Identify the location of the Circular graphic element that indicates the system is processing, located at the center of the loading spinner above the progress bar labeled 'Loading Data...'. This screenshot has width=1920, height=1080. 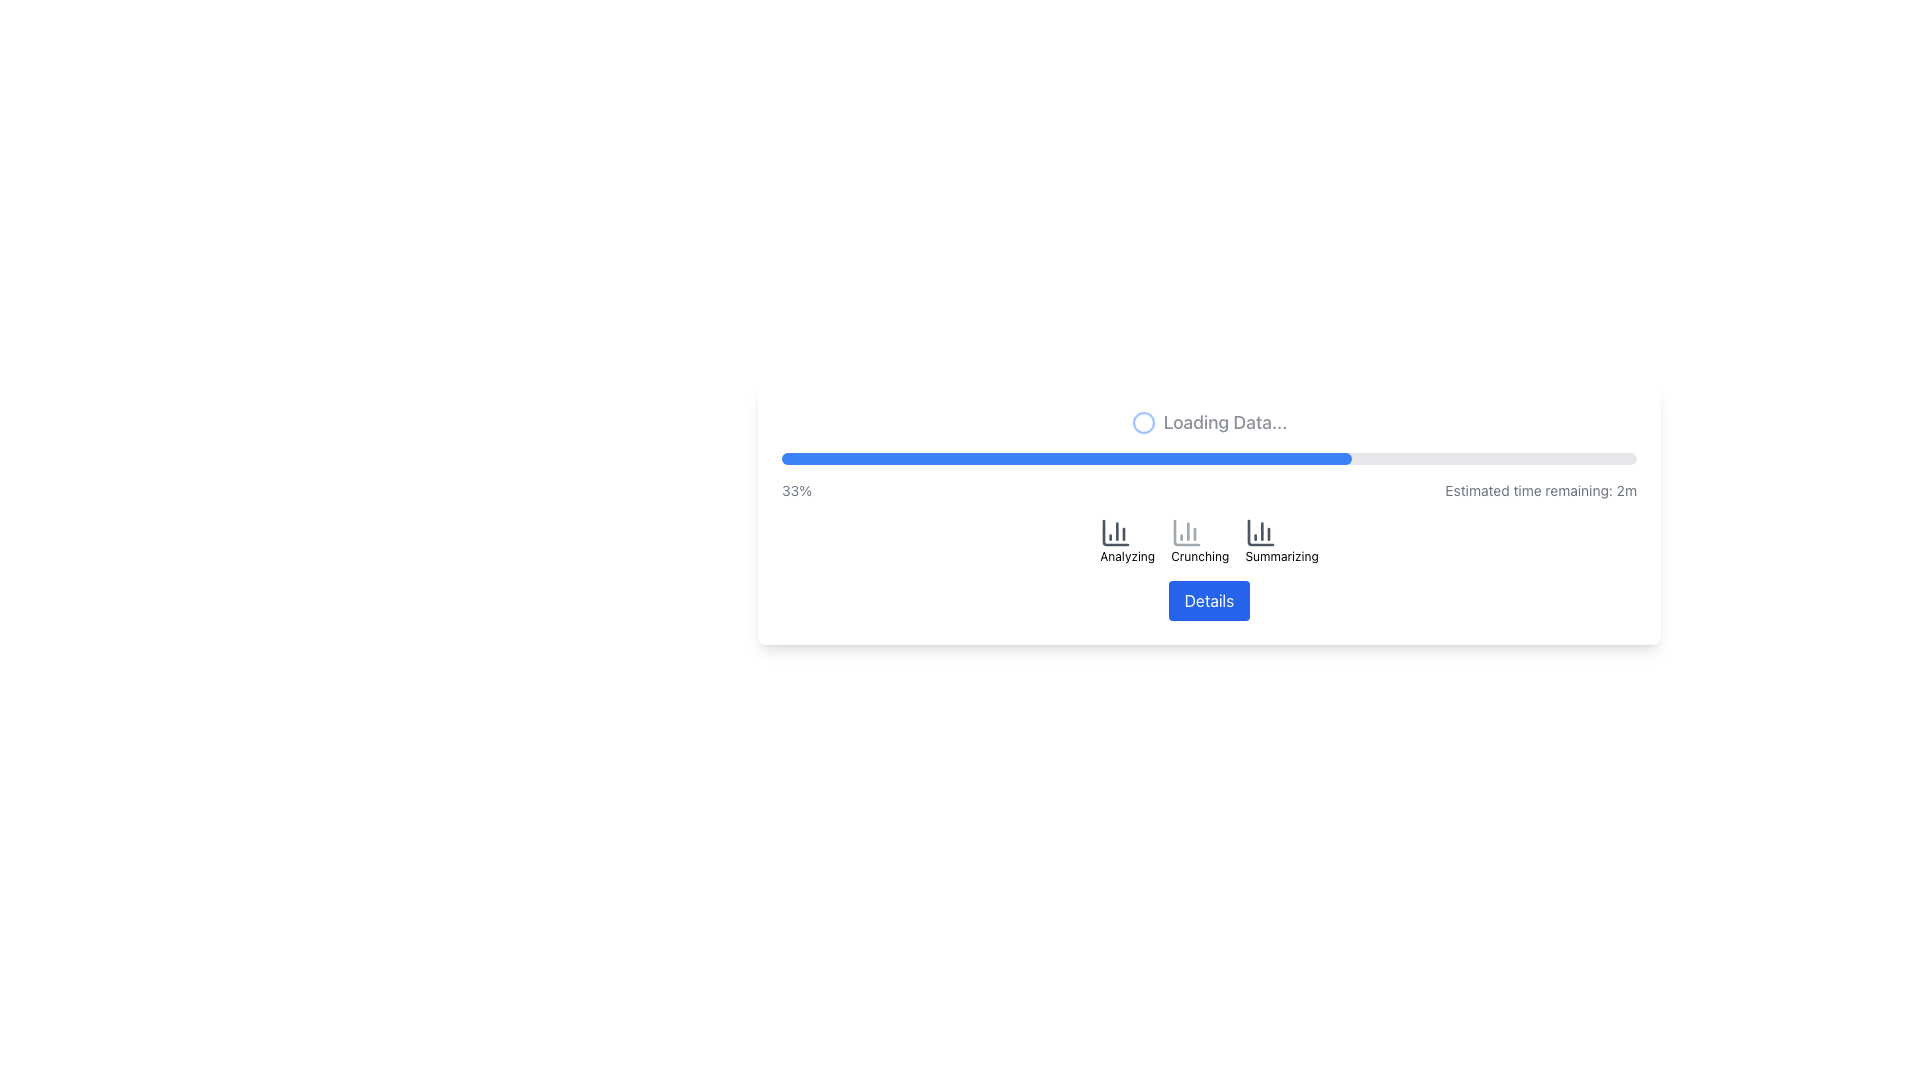
(1143, 422).